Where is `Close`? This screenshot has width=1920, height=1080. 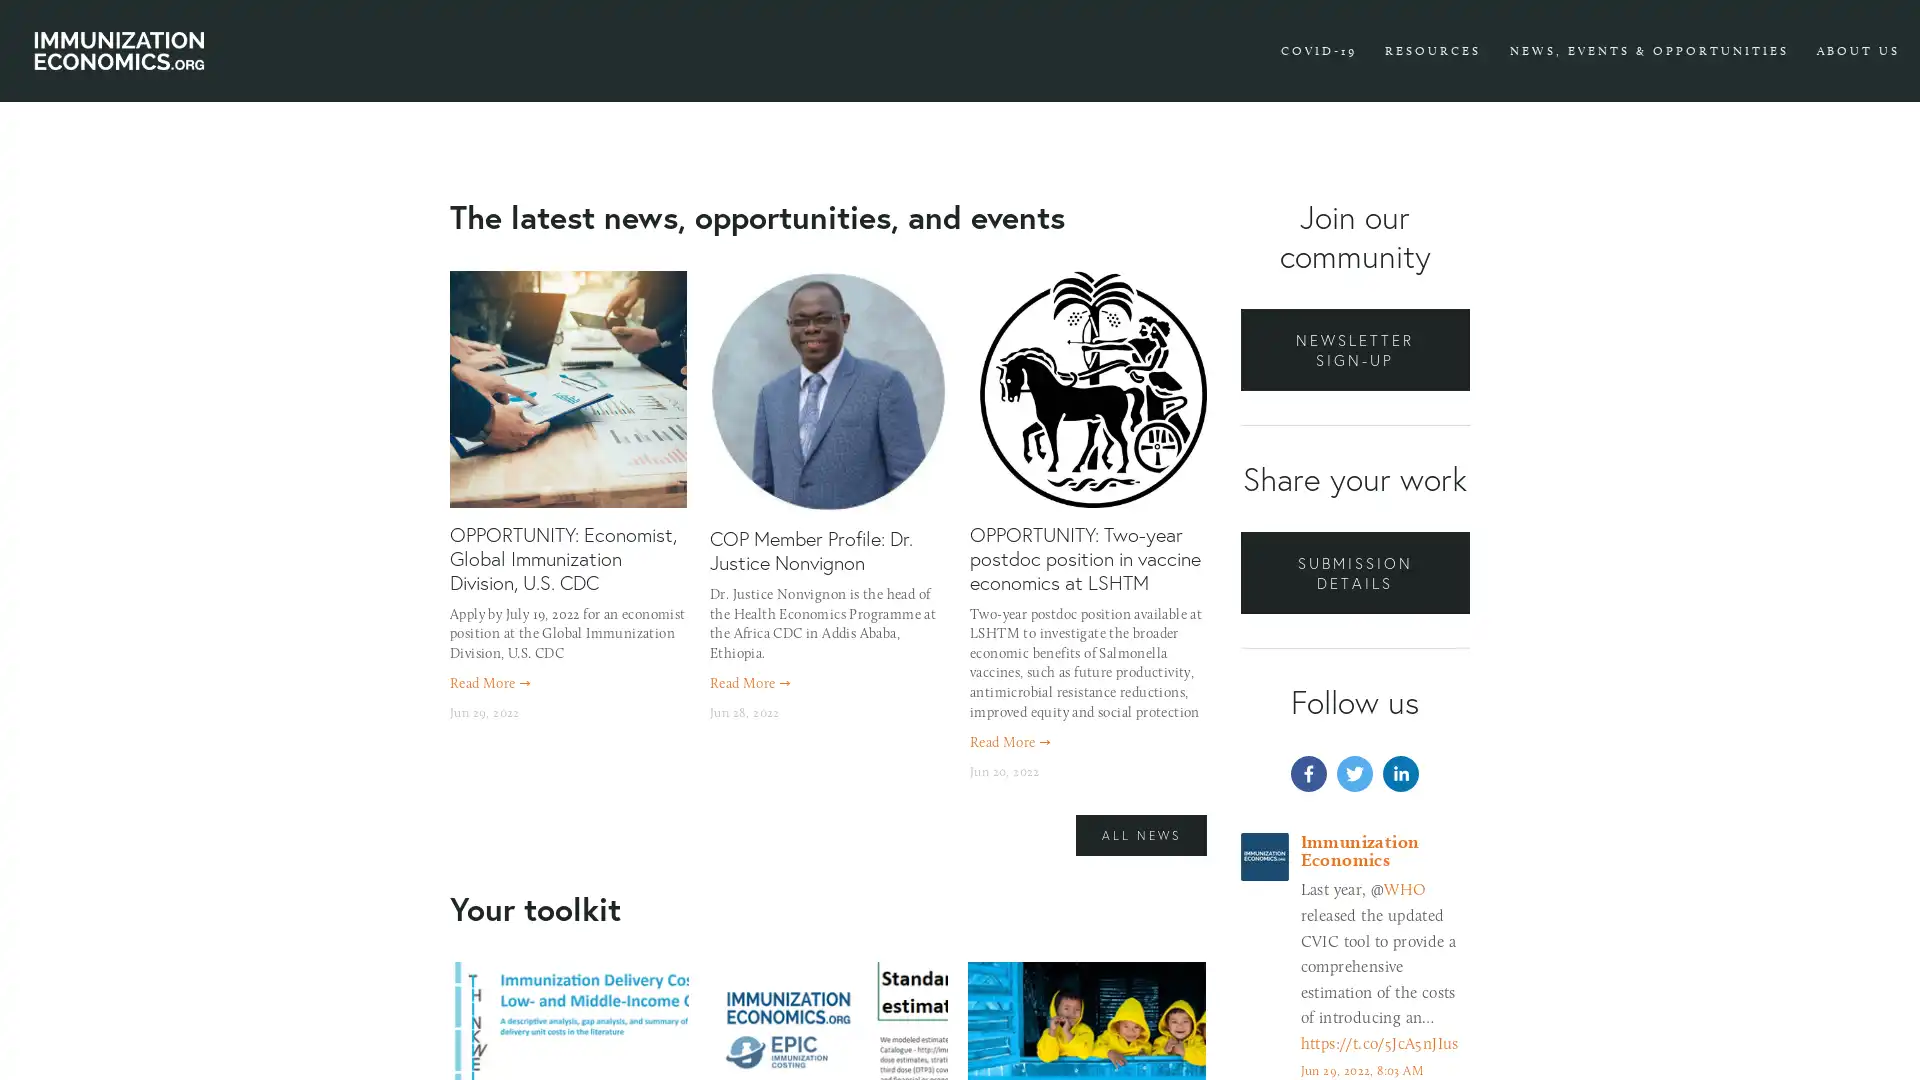 Close is located at coordinates (1311, 260).